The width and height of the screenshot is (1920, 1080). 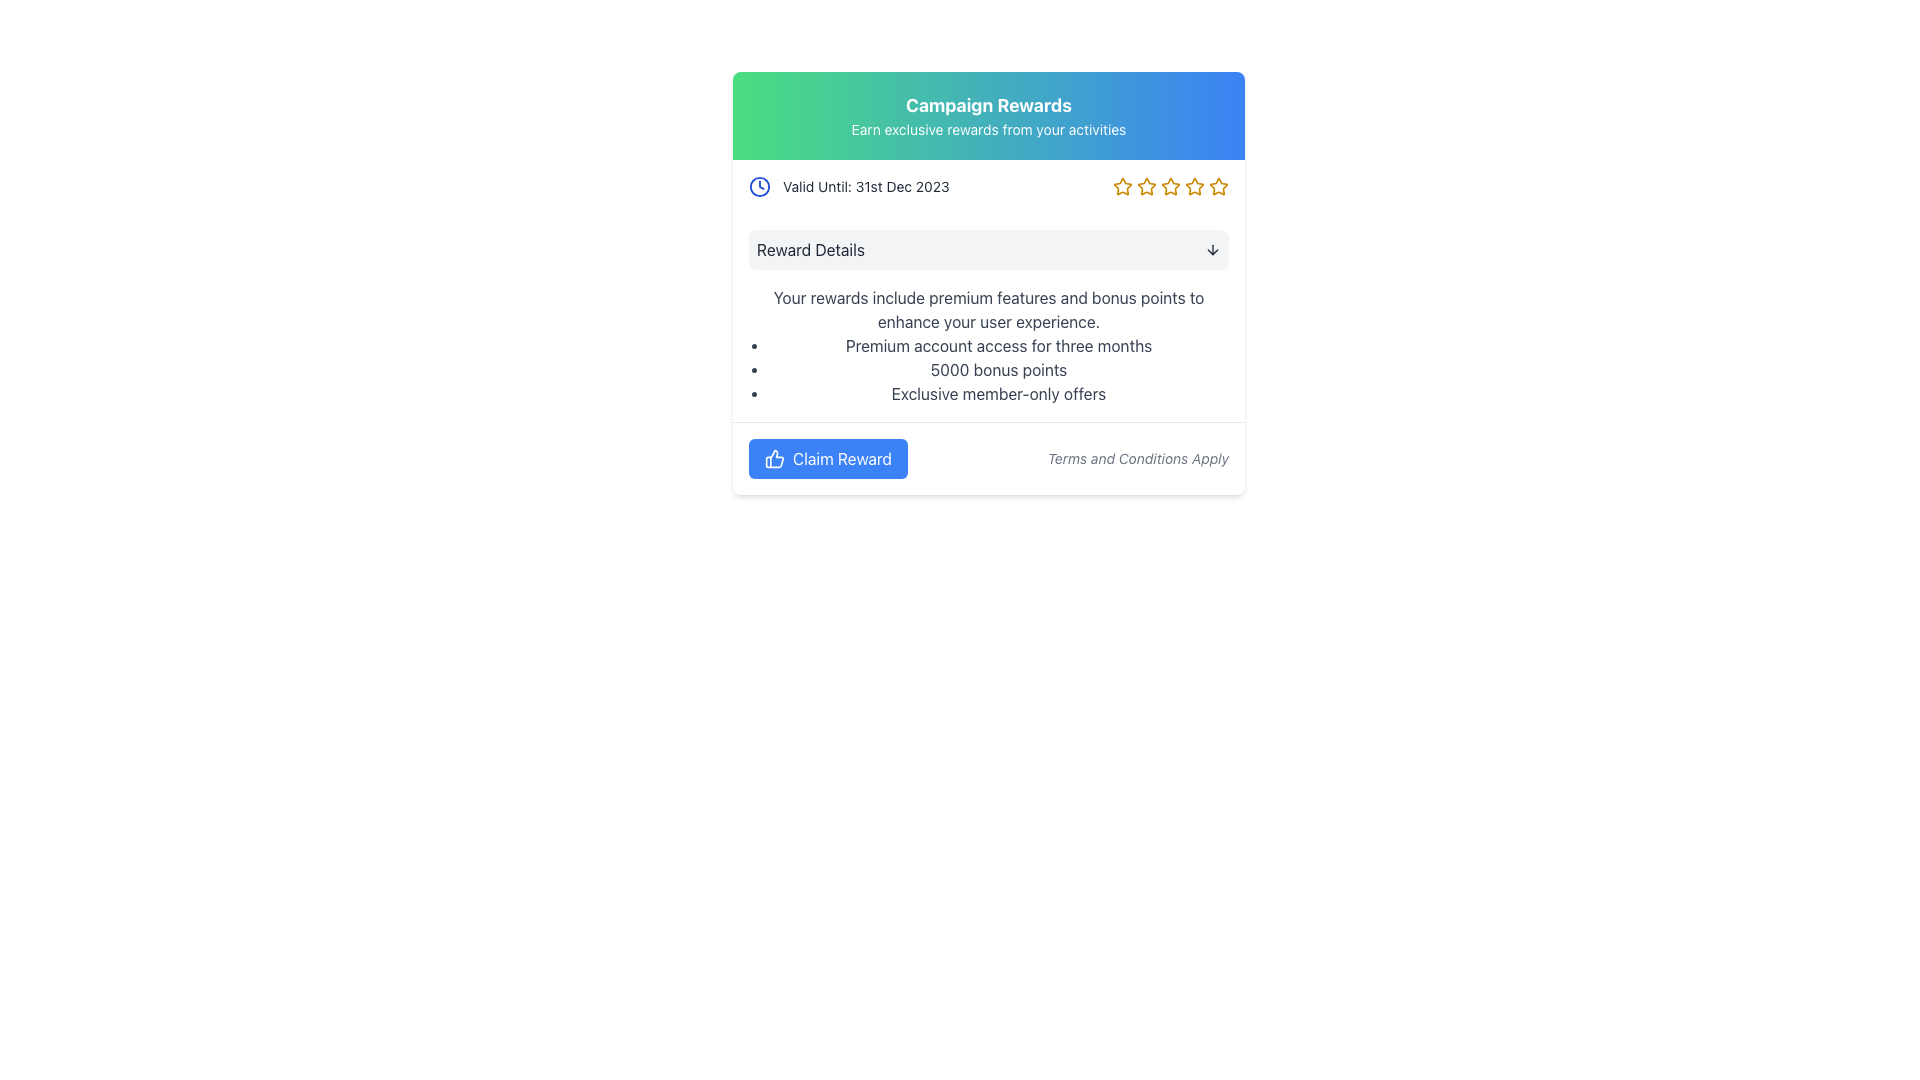 I want to click on the text label that informs users about the provision of 5000 bonus points, which is the second item in the bullet-point list under the 'Reward Details' section of the card, so click(x=998, y=370).